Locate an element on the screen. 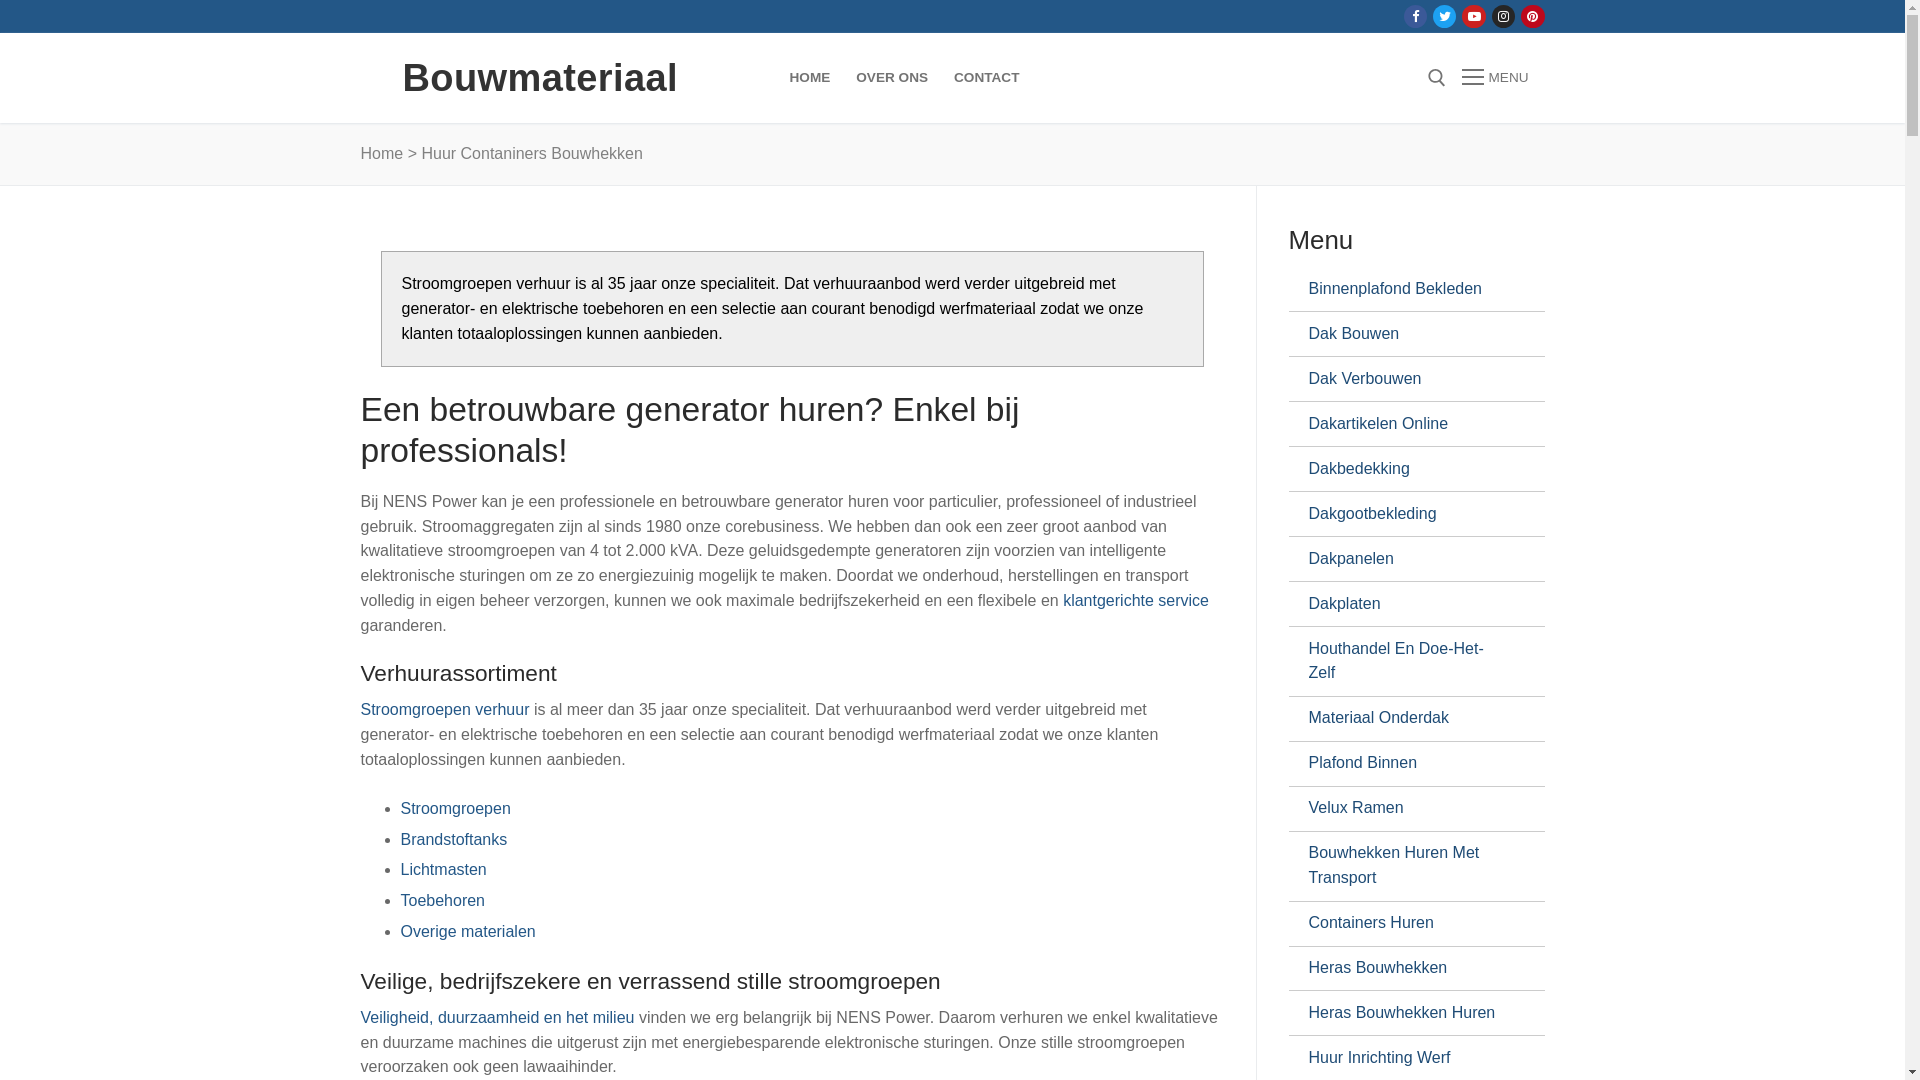 The height and width of the screenshot is (1080, 1920). 'MENU' is located at coordinates (1494, 76).